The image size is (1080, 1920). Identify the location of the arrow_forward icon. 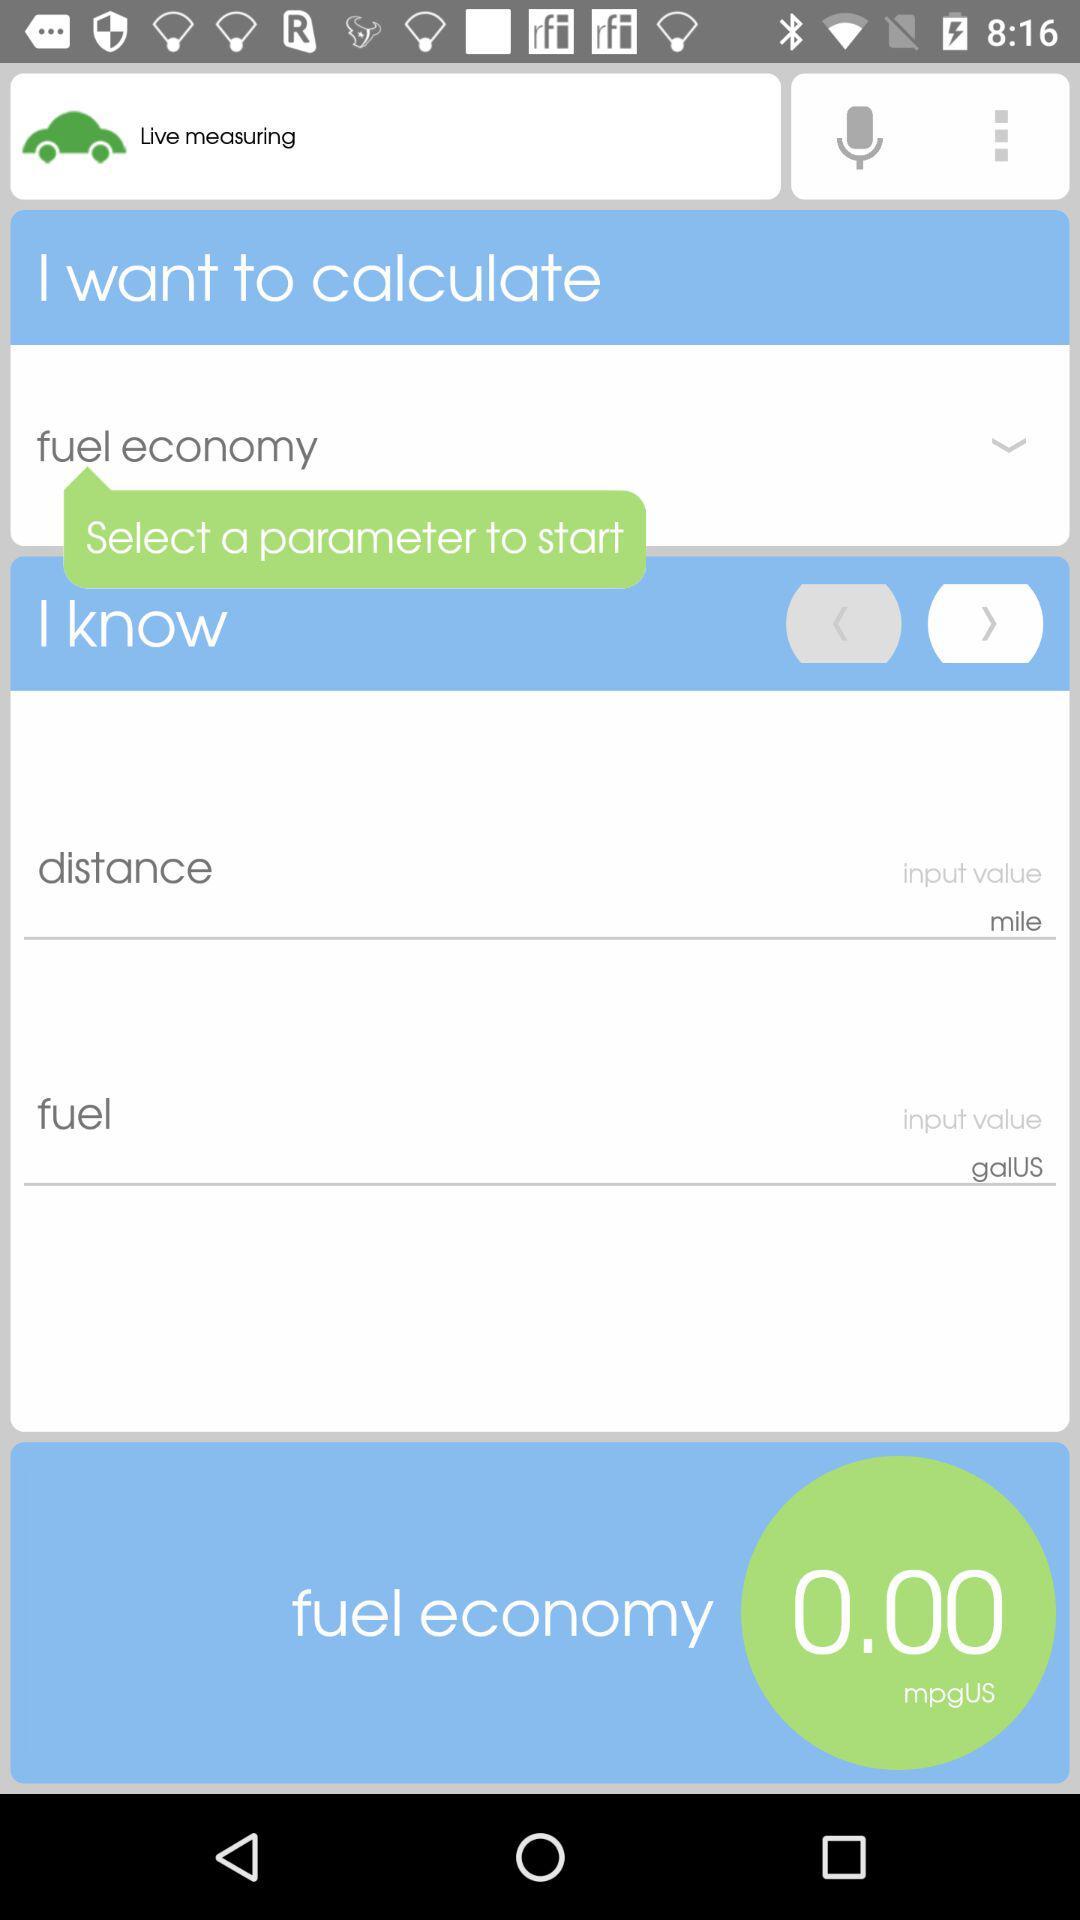
(984, 622).